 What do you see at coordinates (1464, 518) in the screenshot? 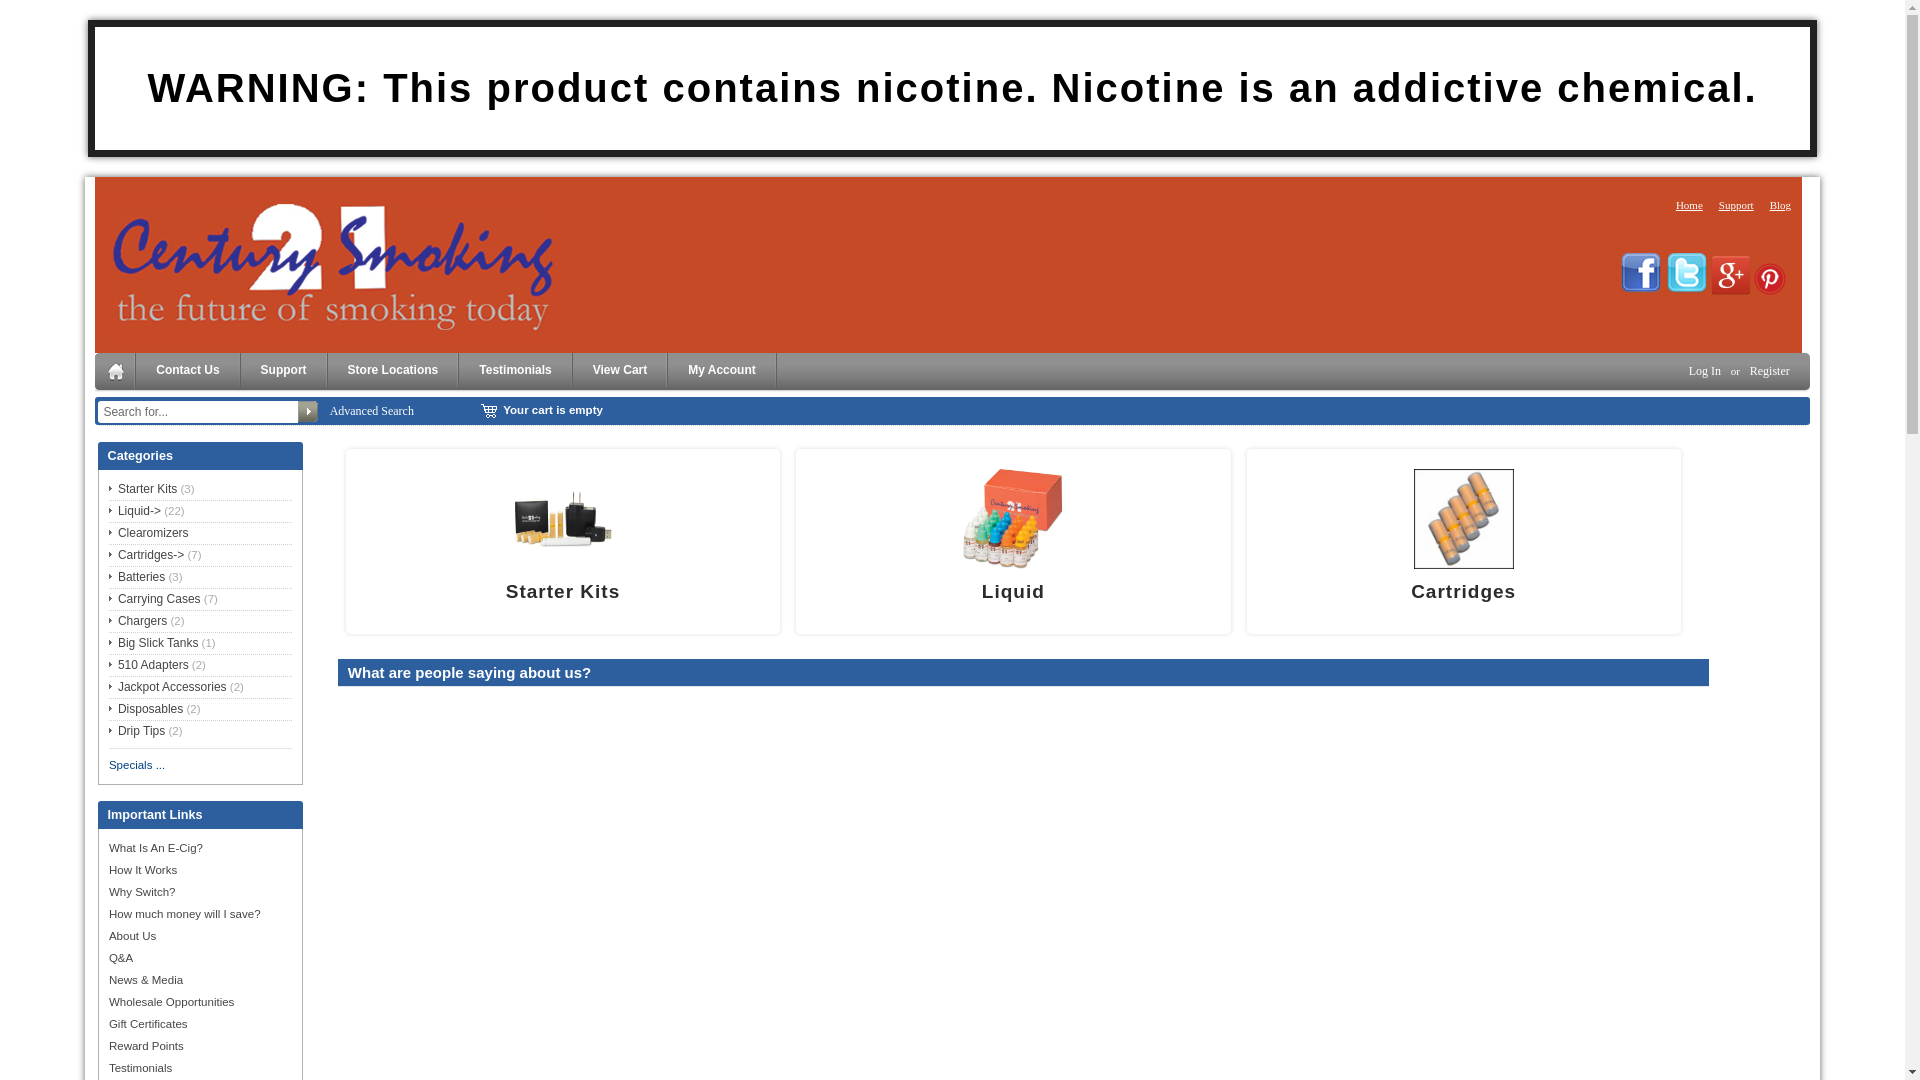
I see `' Cartridges'` at bounding box center [1464, 518].